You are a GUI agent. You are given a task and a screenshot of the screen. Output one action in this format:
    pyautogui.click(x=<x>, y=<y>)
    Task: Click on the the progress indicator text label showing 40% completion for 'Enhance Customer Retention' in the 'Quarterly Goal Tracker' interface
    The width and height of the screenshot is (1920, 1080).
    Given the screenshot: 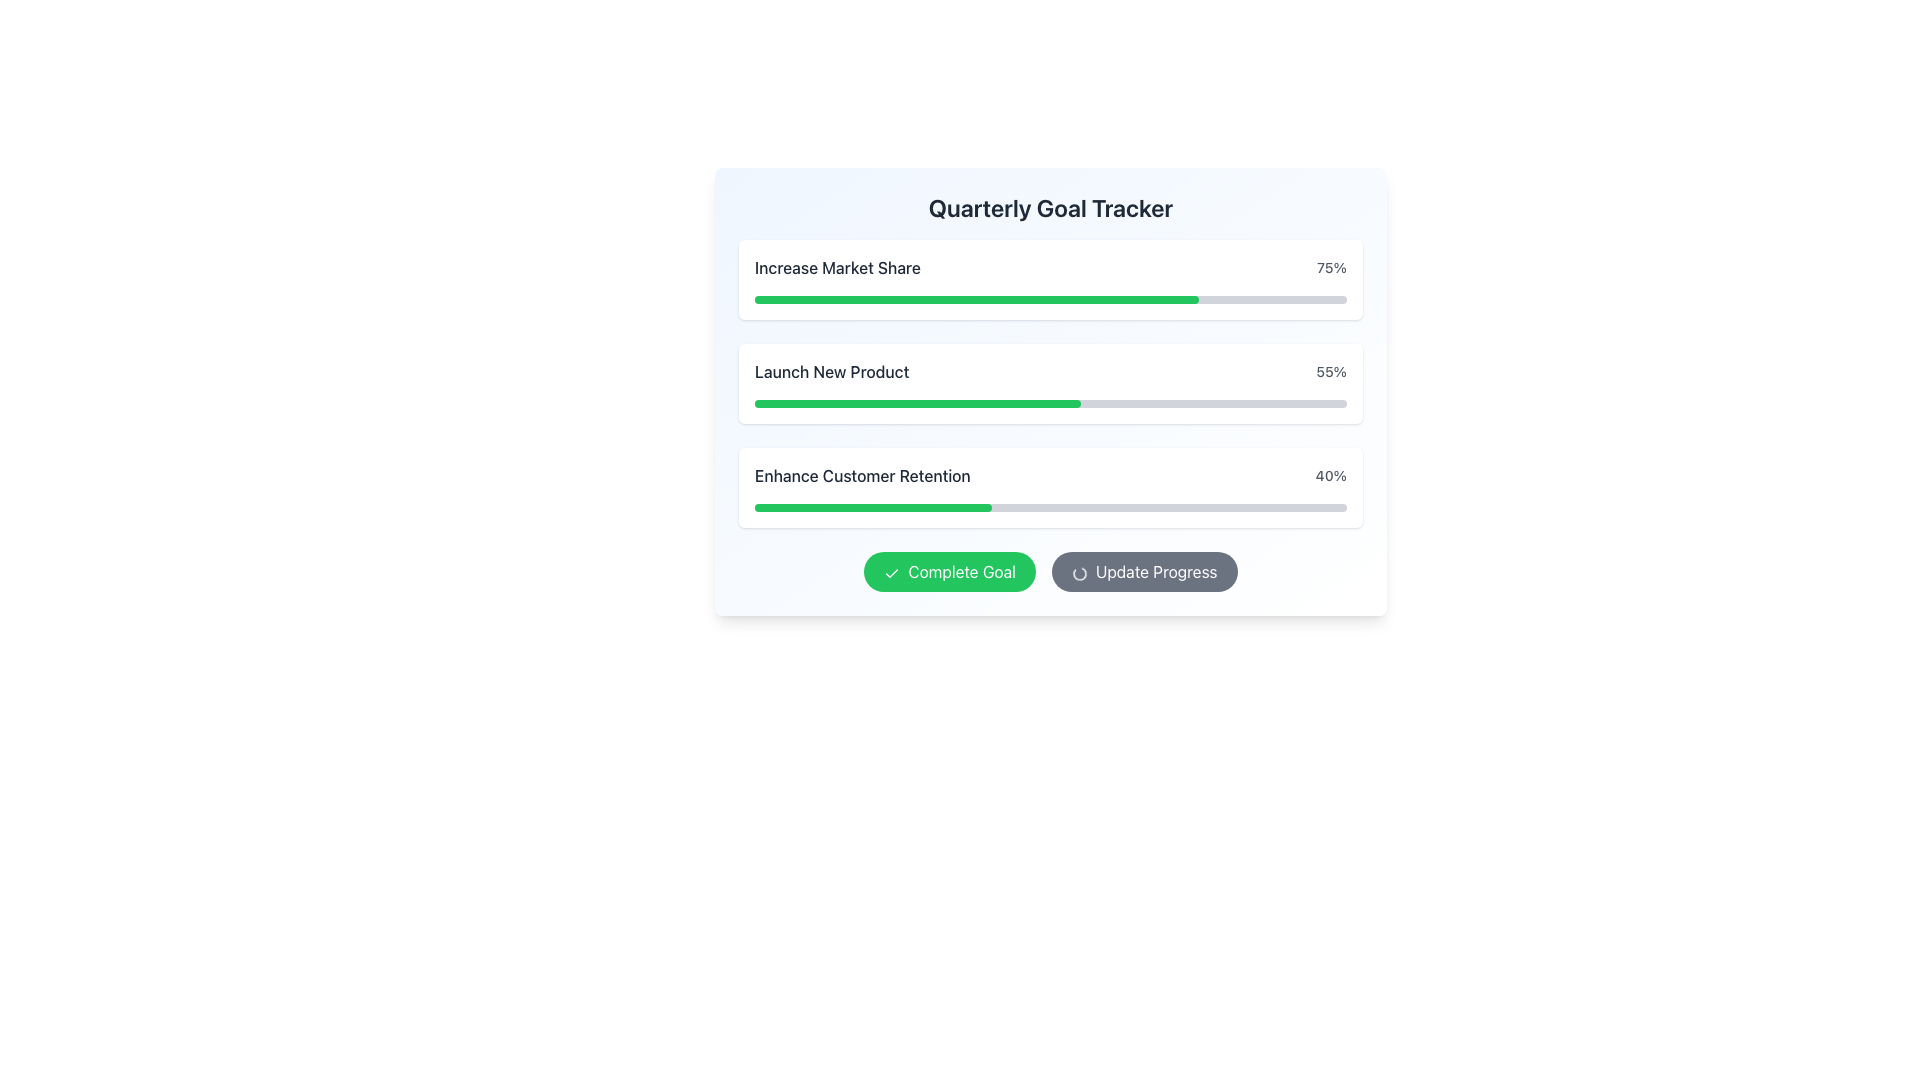 What is the action you would take?
    pyautogui.click(x=1331, y=475)
    